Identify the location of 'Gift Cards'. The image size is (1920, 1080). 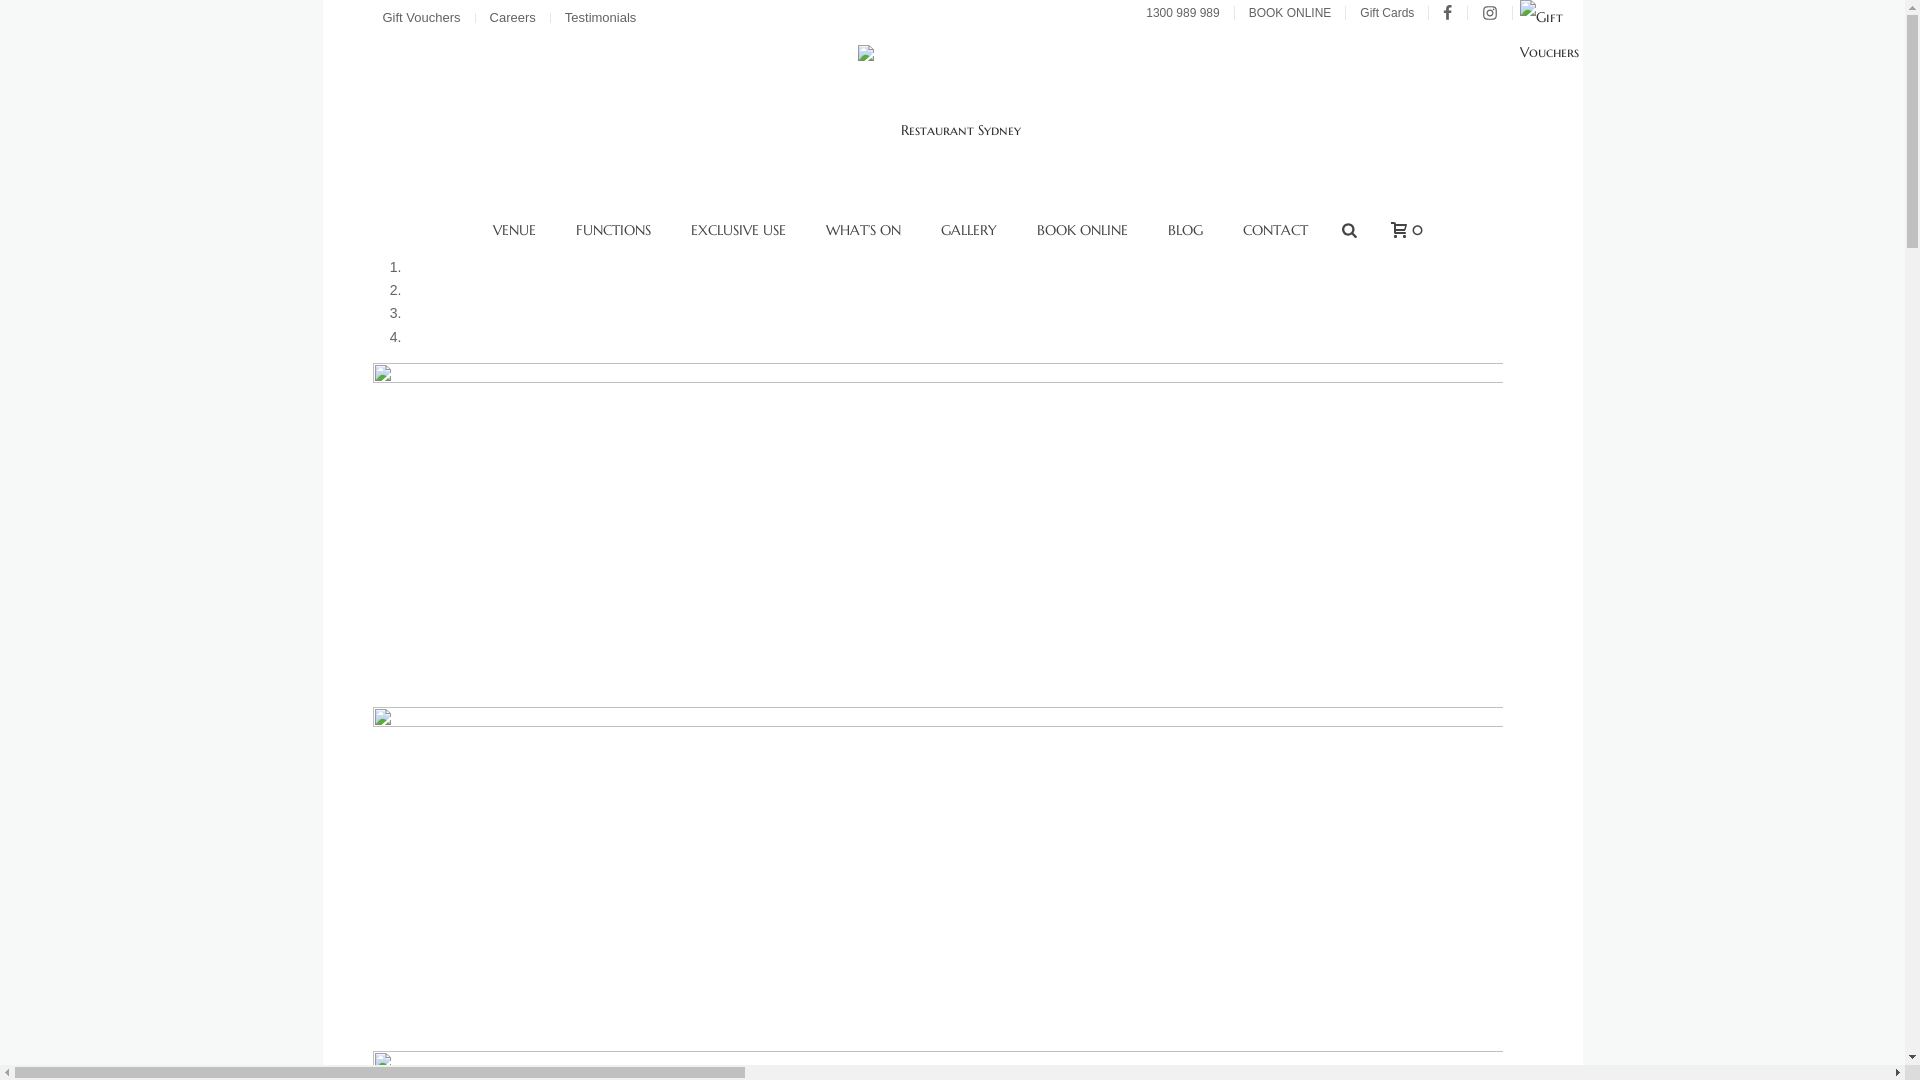
(1388, 12).